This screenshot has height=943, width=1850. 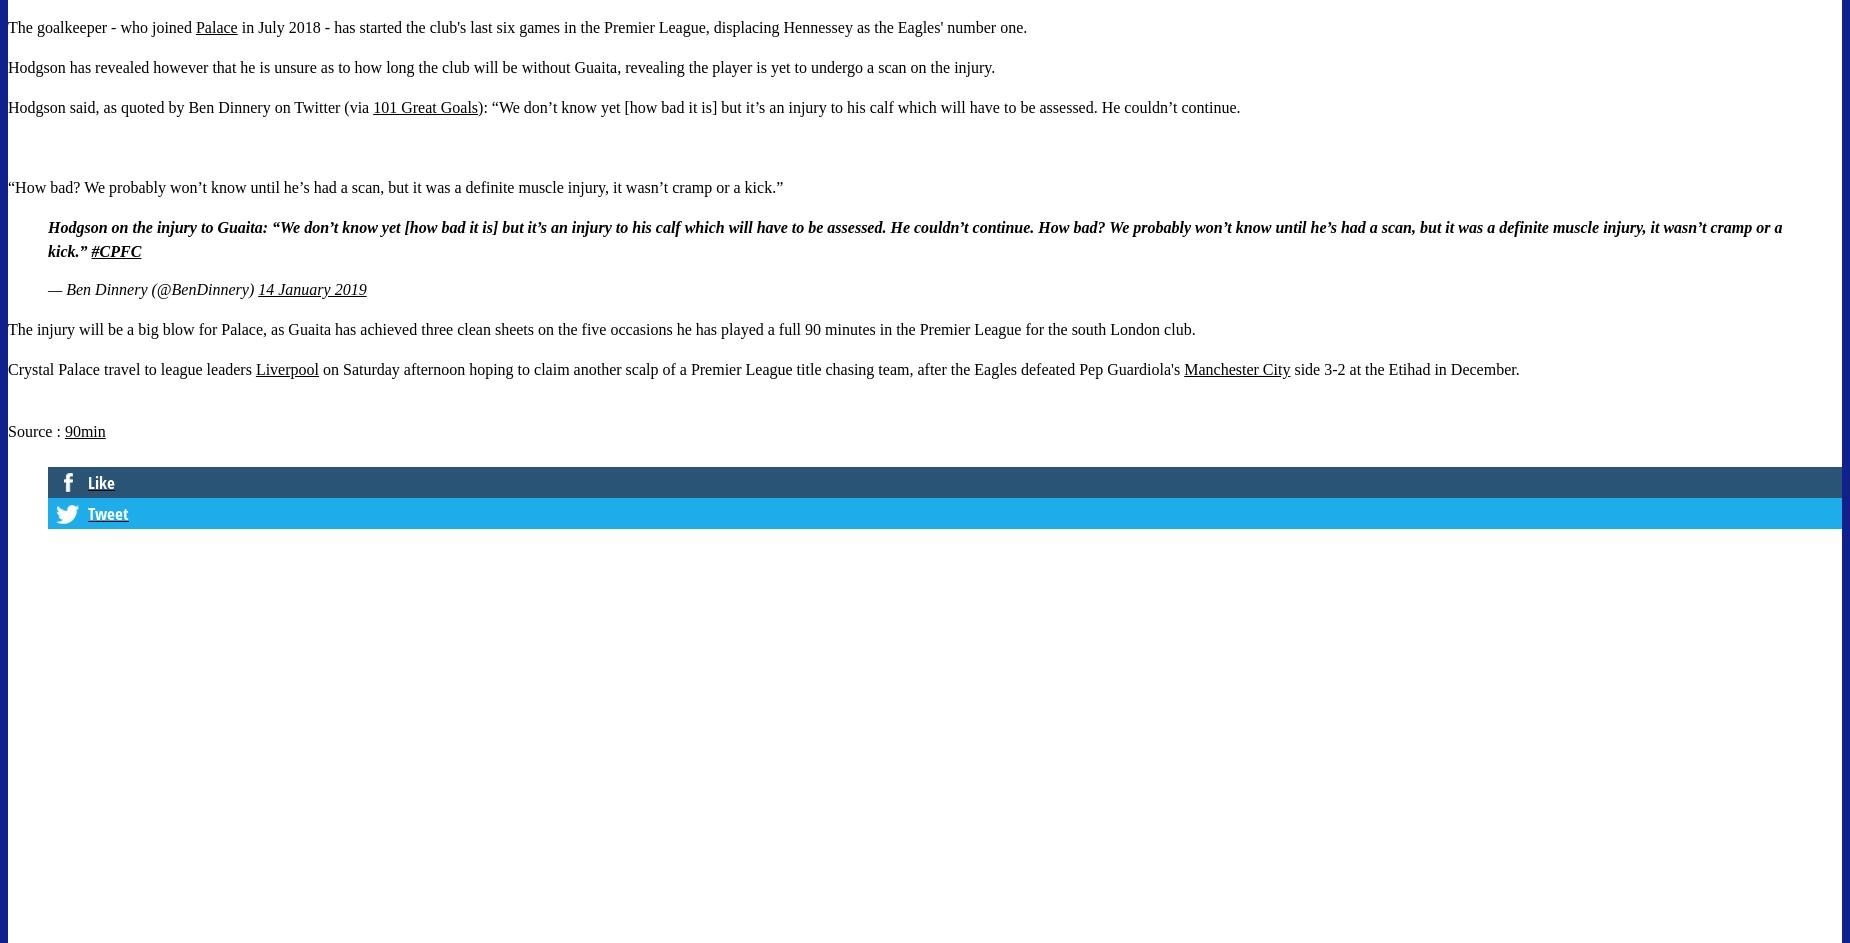 I want to click on 'Hodgson said, as quoted by Ben Dinnery on Twitter (via', so click(x=189, y=107).